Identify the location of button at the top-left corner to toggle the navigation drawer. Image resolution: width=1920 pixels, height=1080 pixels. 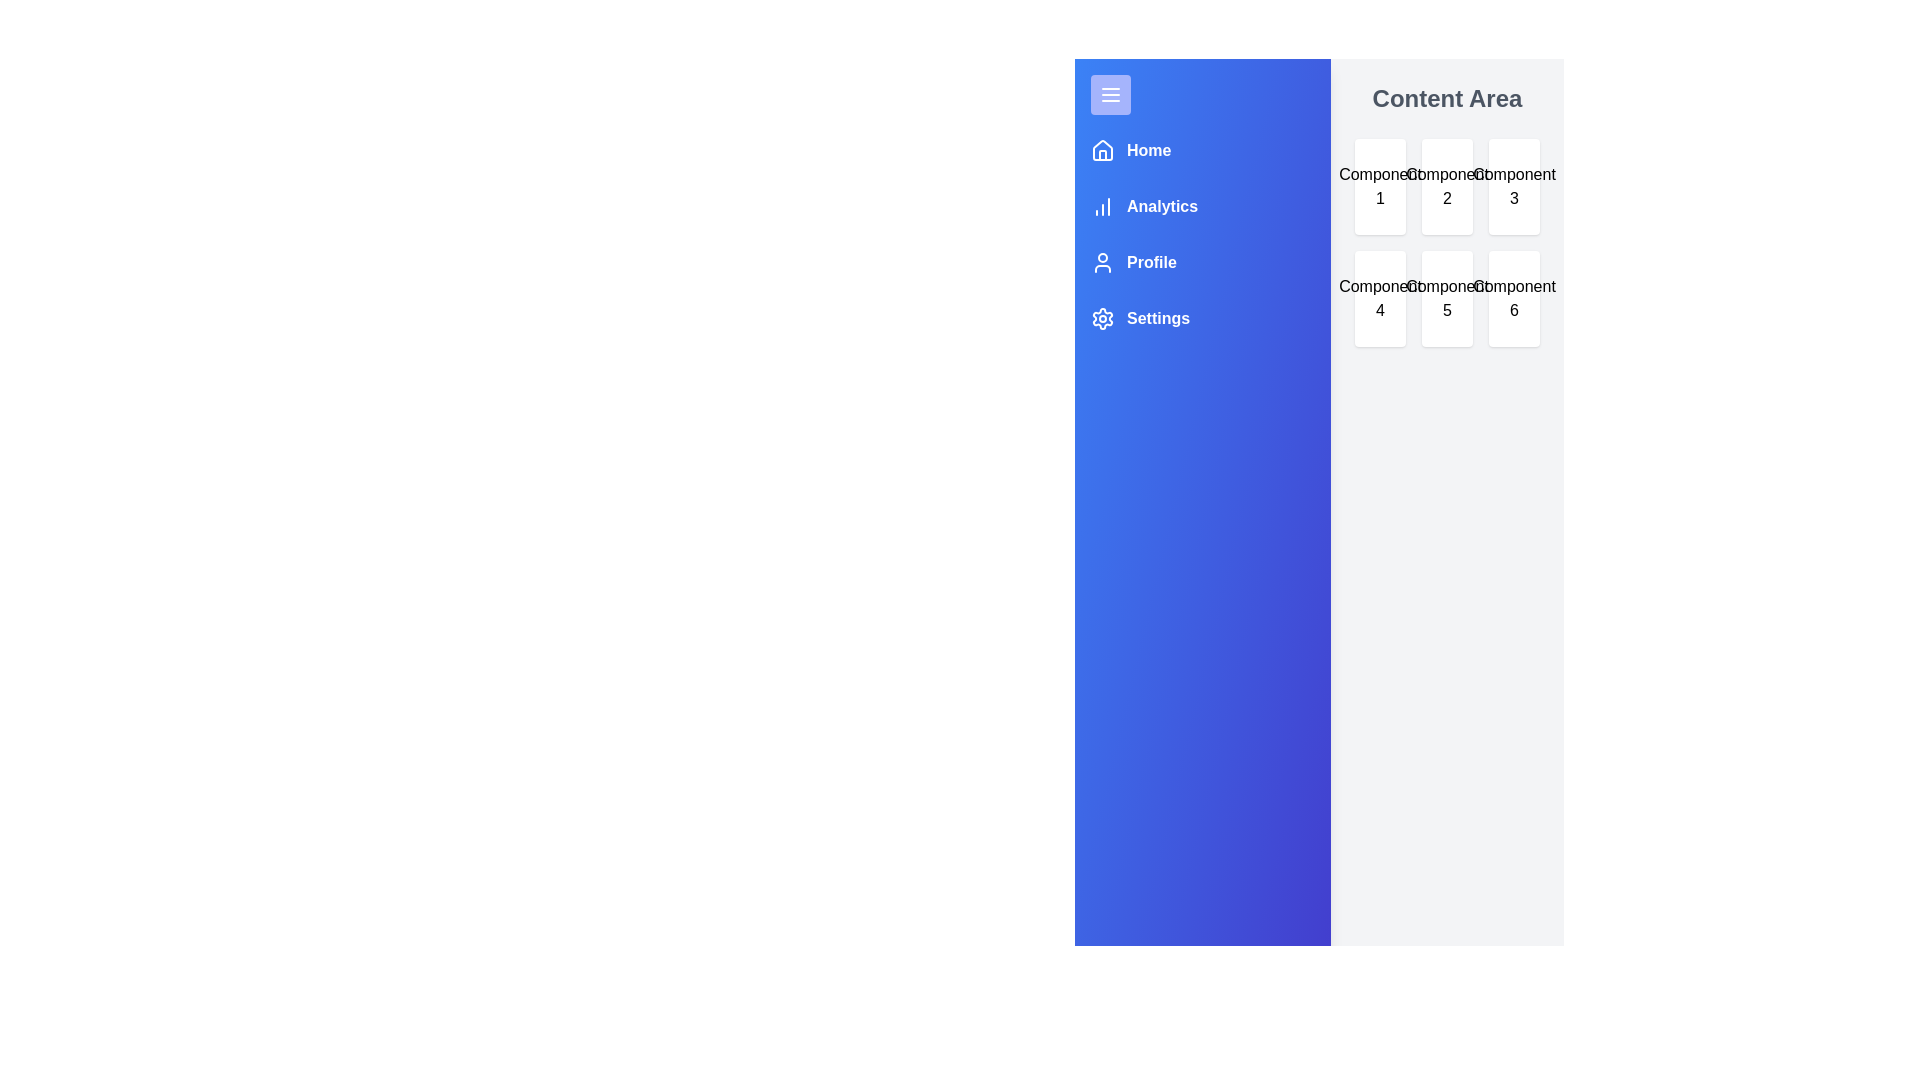
(1109, 95).